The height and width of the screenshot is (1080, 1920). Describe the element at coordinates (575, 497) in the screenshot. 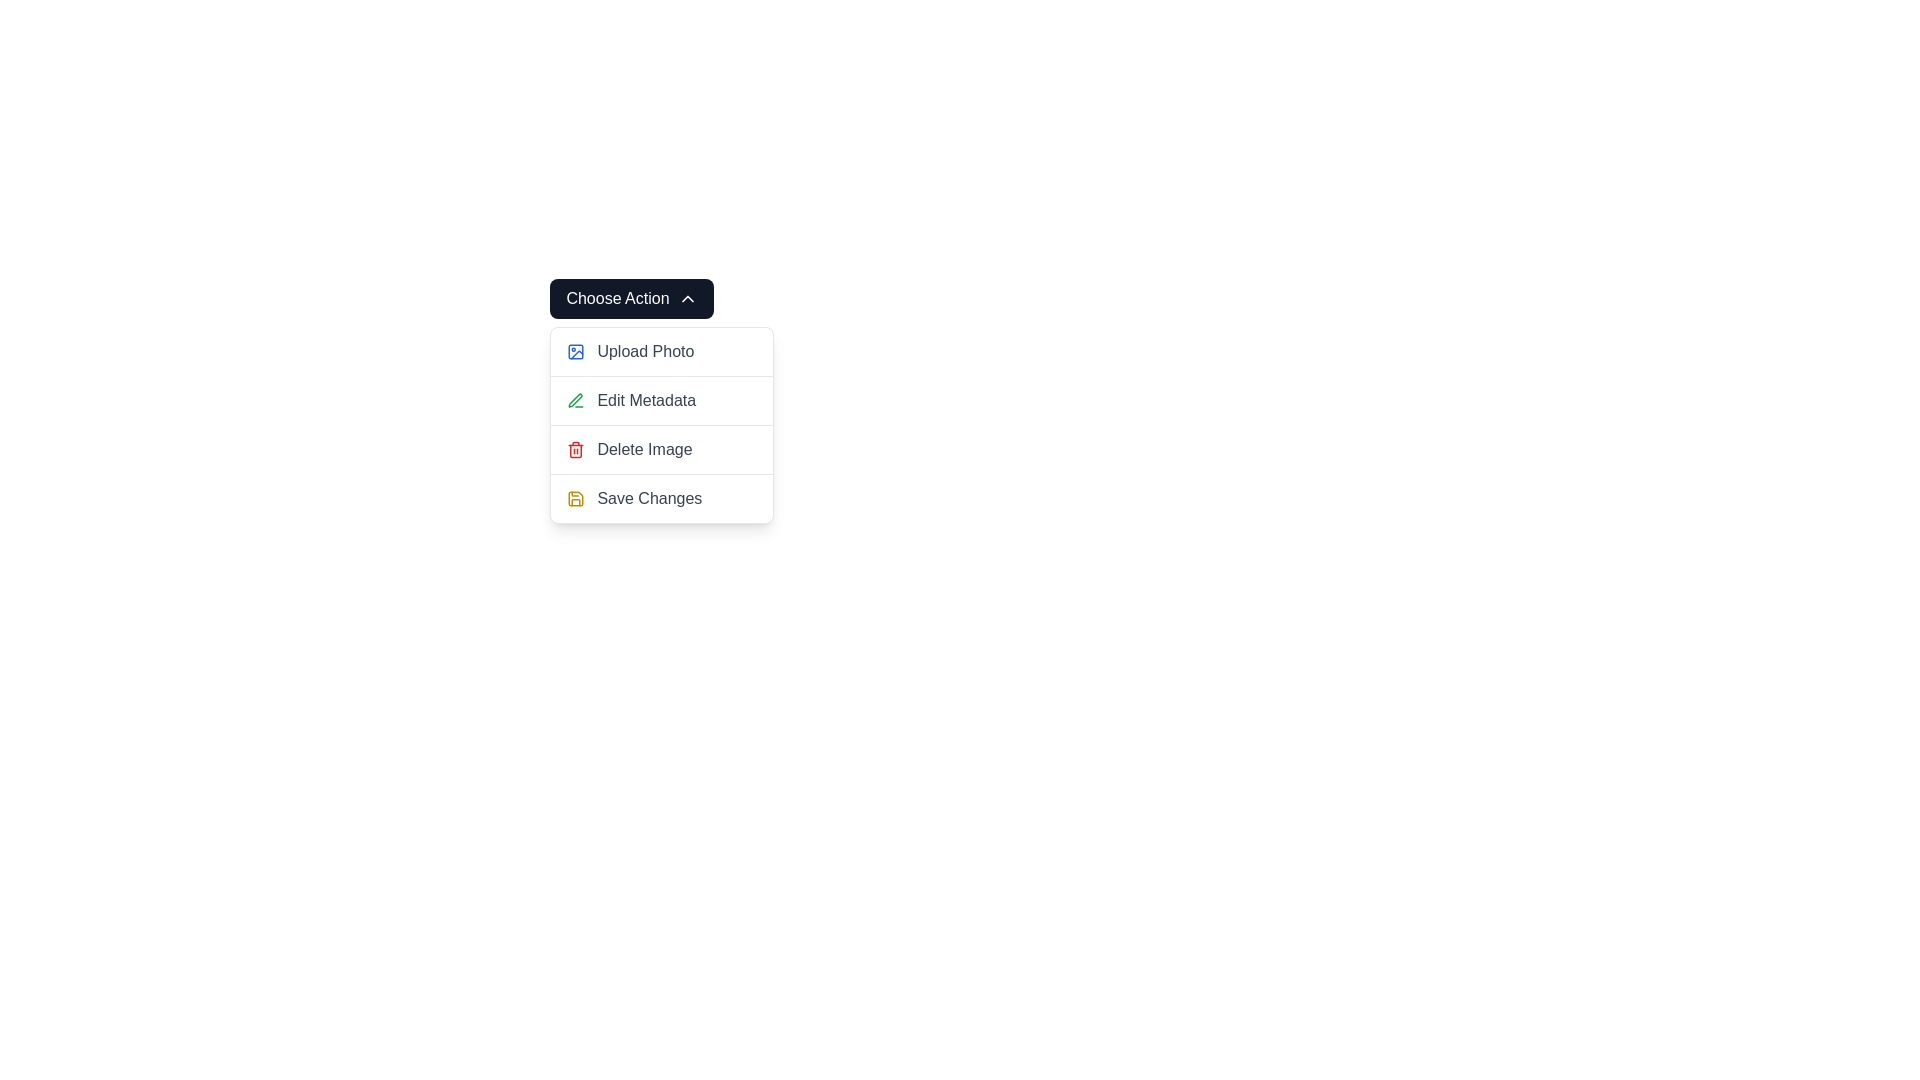

I see `the upper-left portion of the yellow save icon, which is part of the 'Save Changes' menu option in the dropdown` at that location.